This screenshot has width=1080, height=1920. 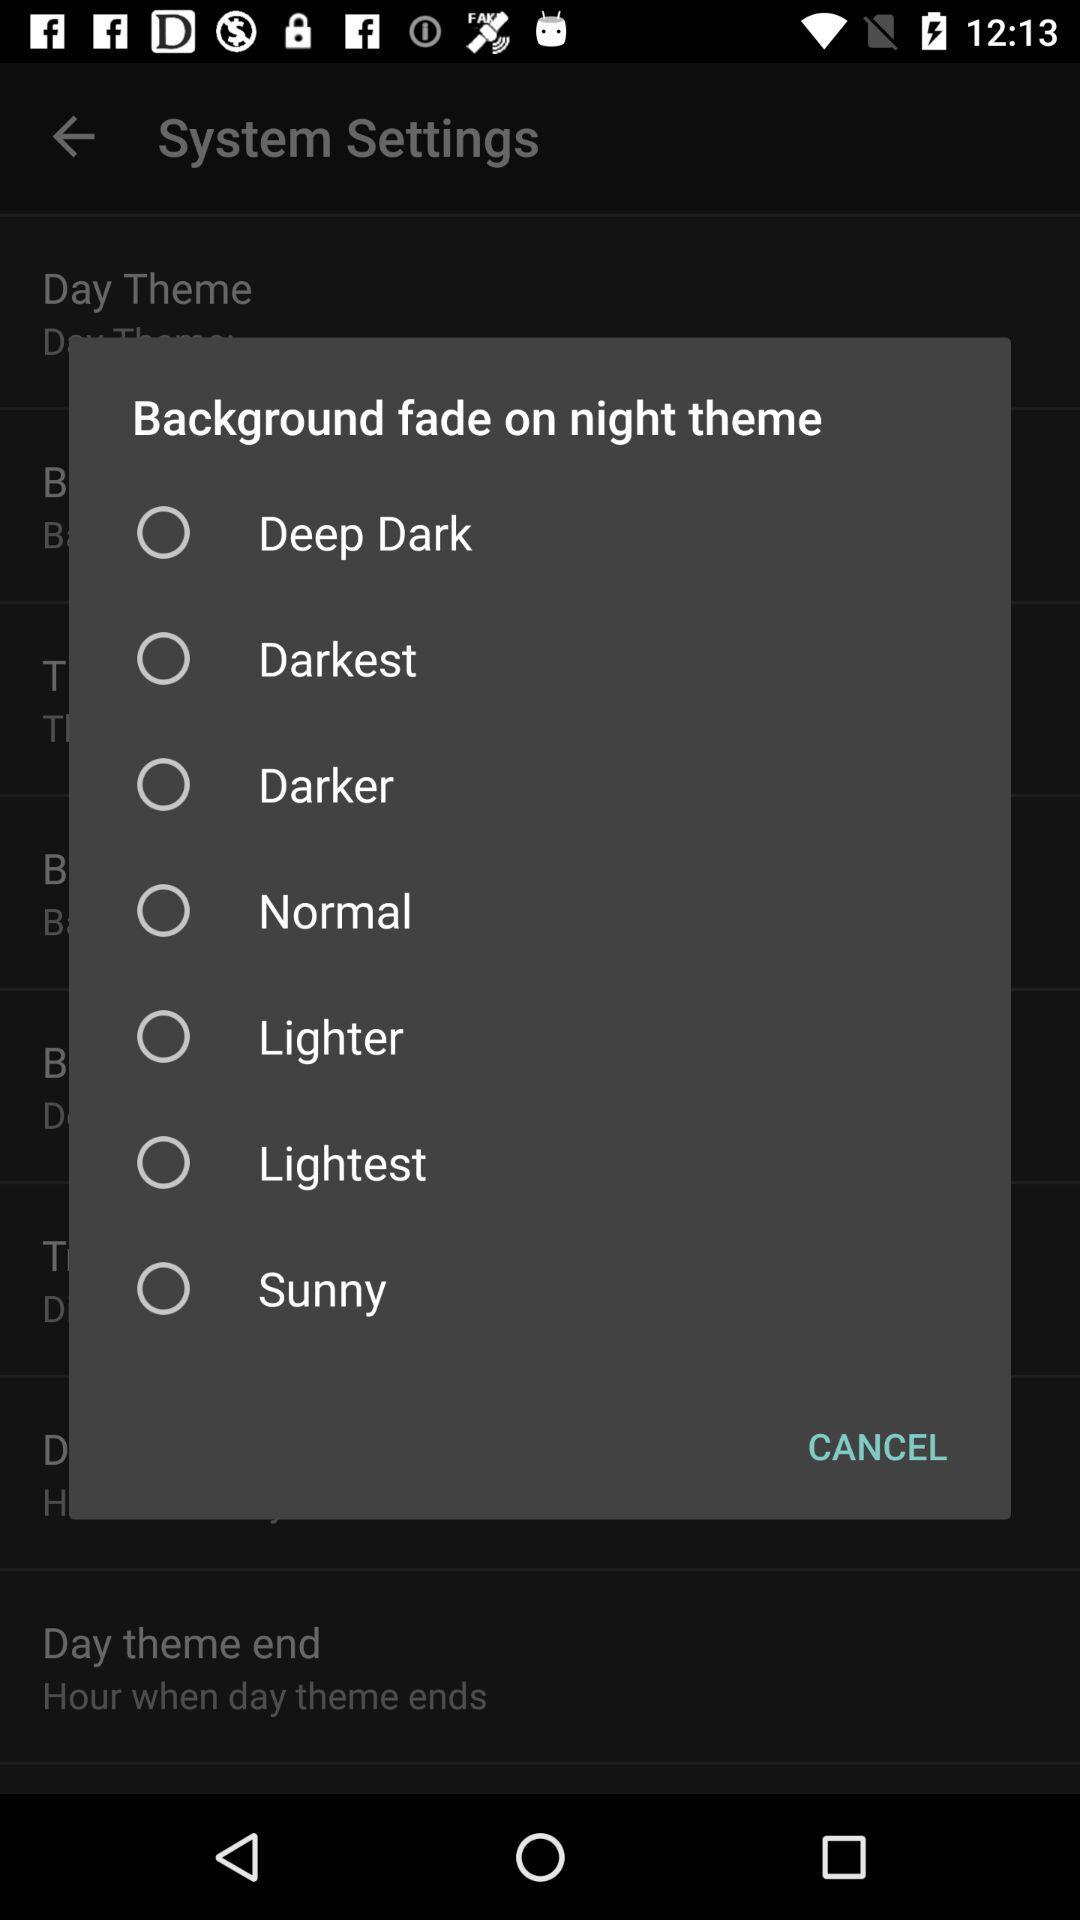 What do you see at coordinates (876, 1445) in the screenshot?
I see `the icon below the sunny checkbox` at bounding box center [876, 1445].